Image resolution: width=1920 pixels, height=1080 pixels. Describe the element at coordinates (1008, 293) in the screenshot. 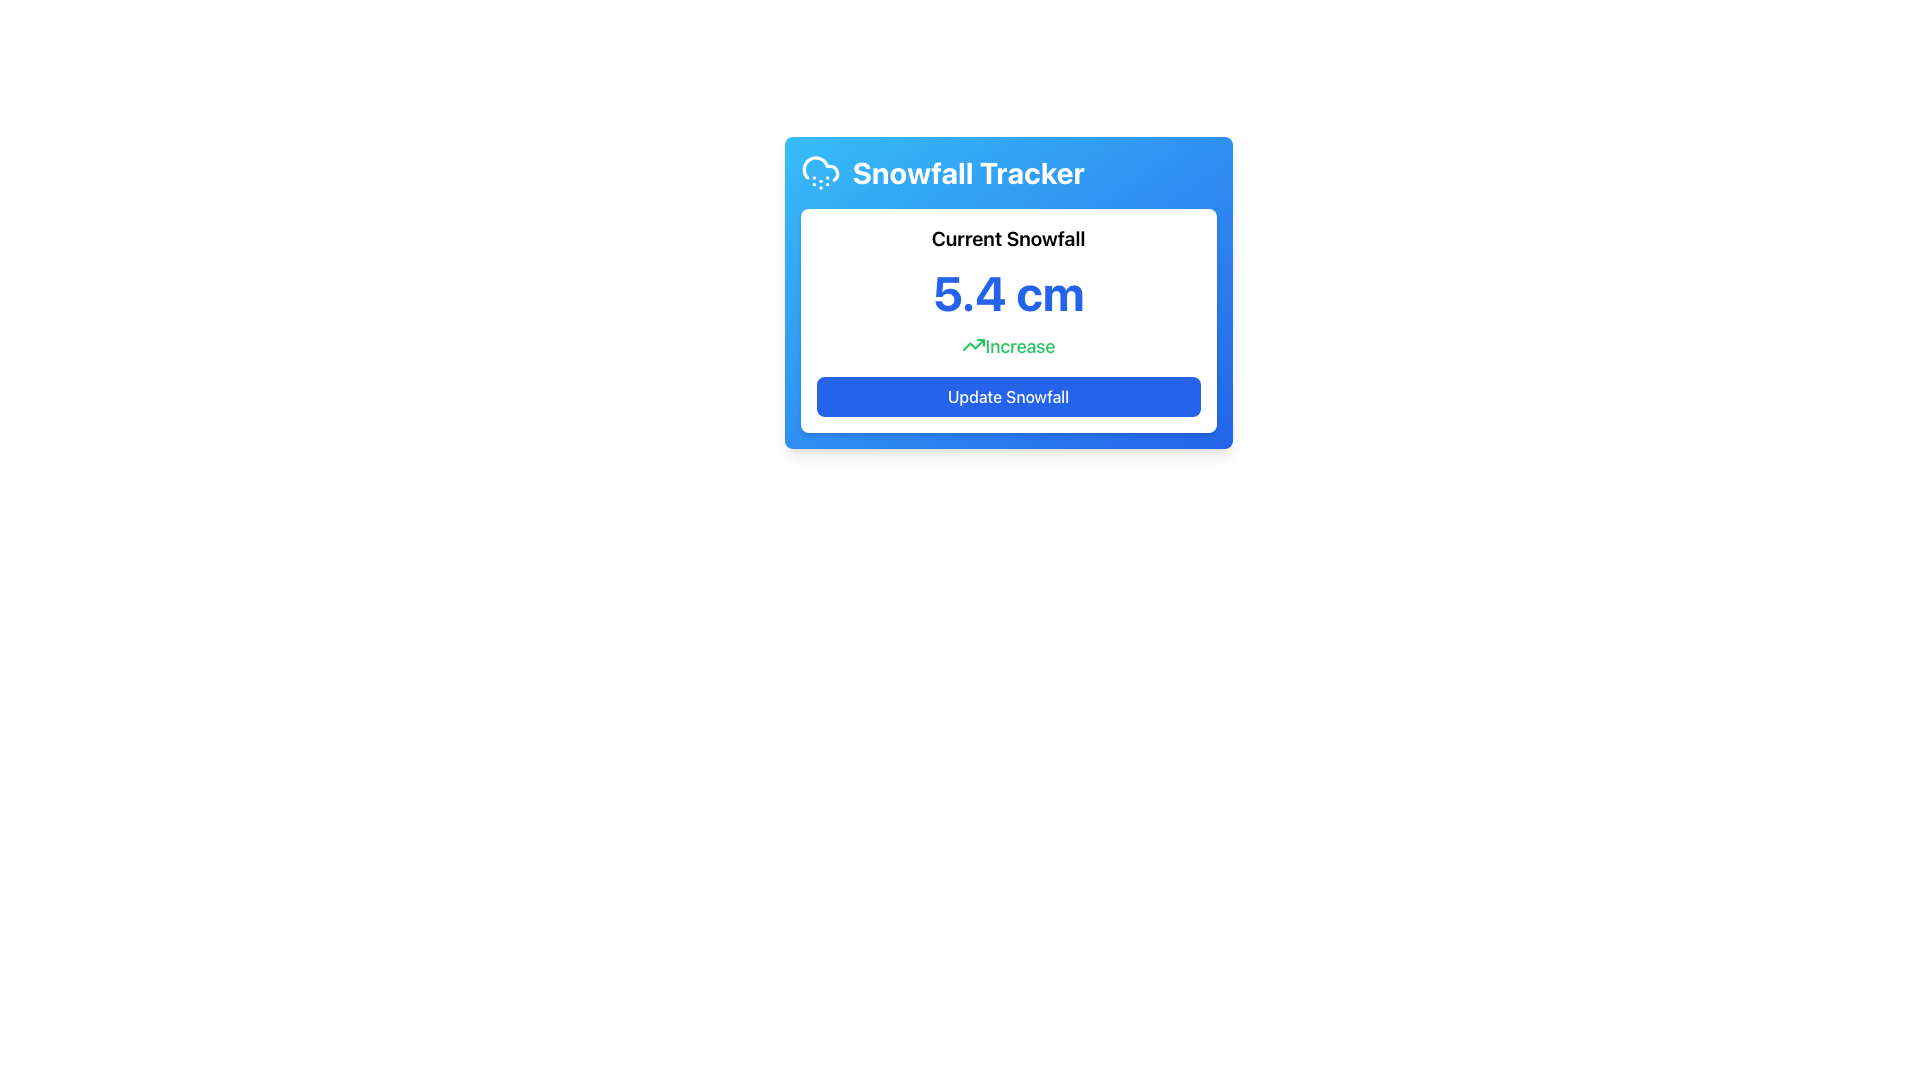

I see `the Text Label that displays the current snowfall value in centimeters, located within the 'Snowfall Tracker' card layout, positioned between 'Current Snowfall' and 'Increase' labels` at that location.